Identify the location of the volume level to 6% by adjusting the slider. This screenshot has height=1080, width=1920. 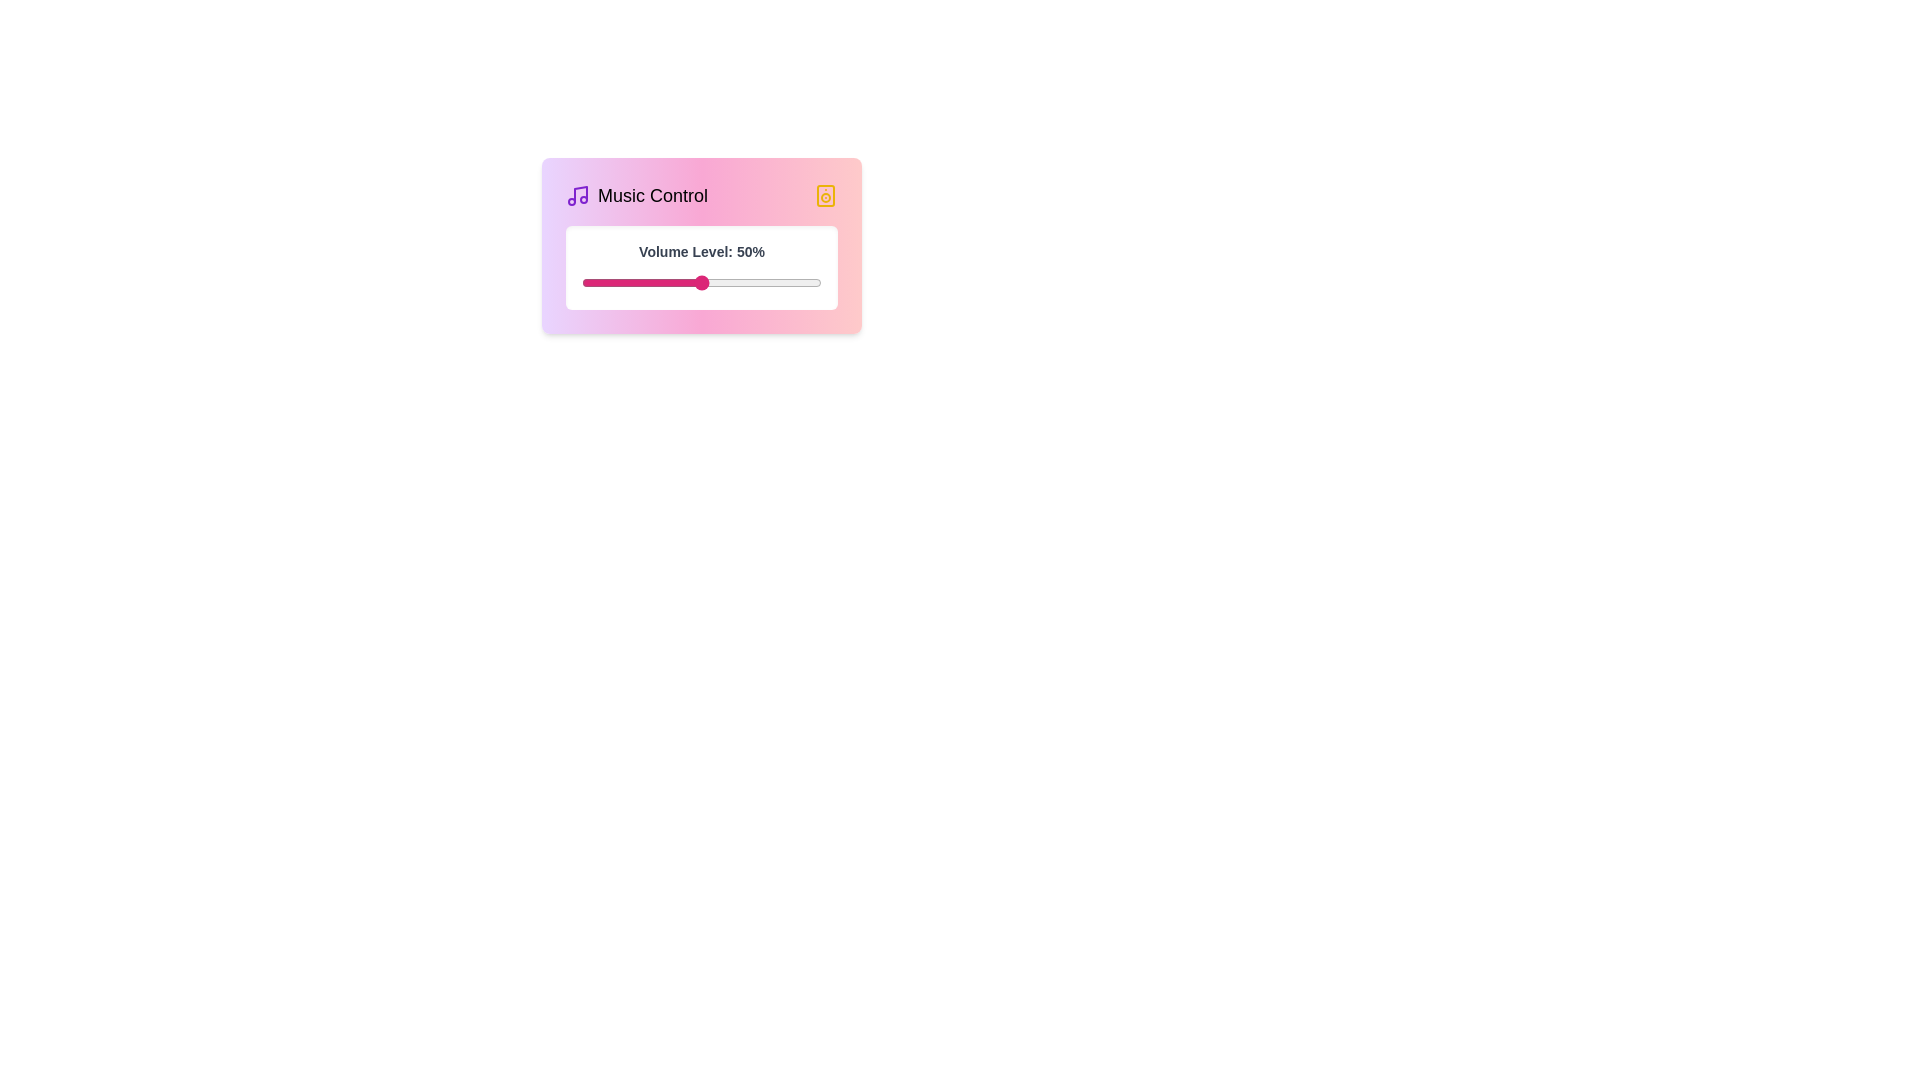
(595, 282).